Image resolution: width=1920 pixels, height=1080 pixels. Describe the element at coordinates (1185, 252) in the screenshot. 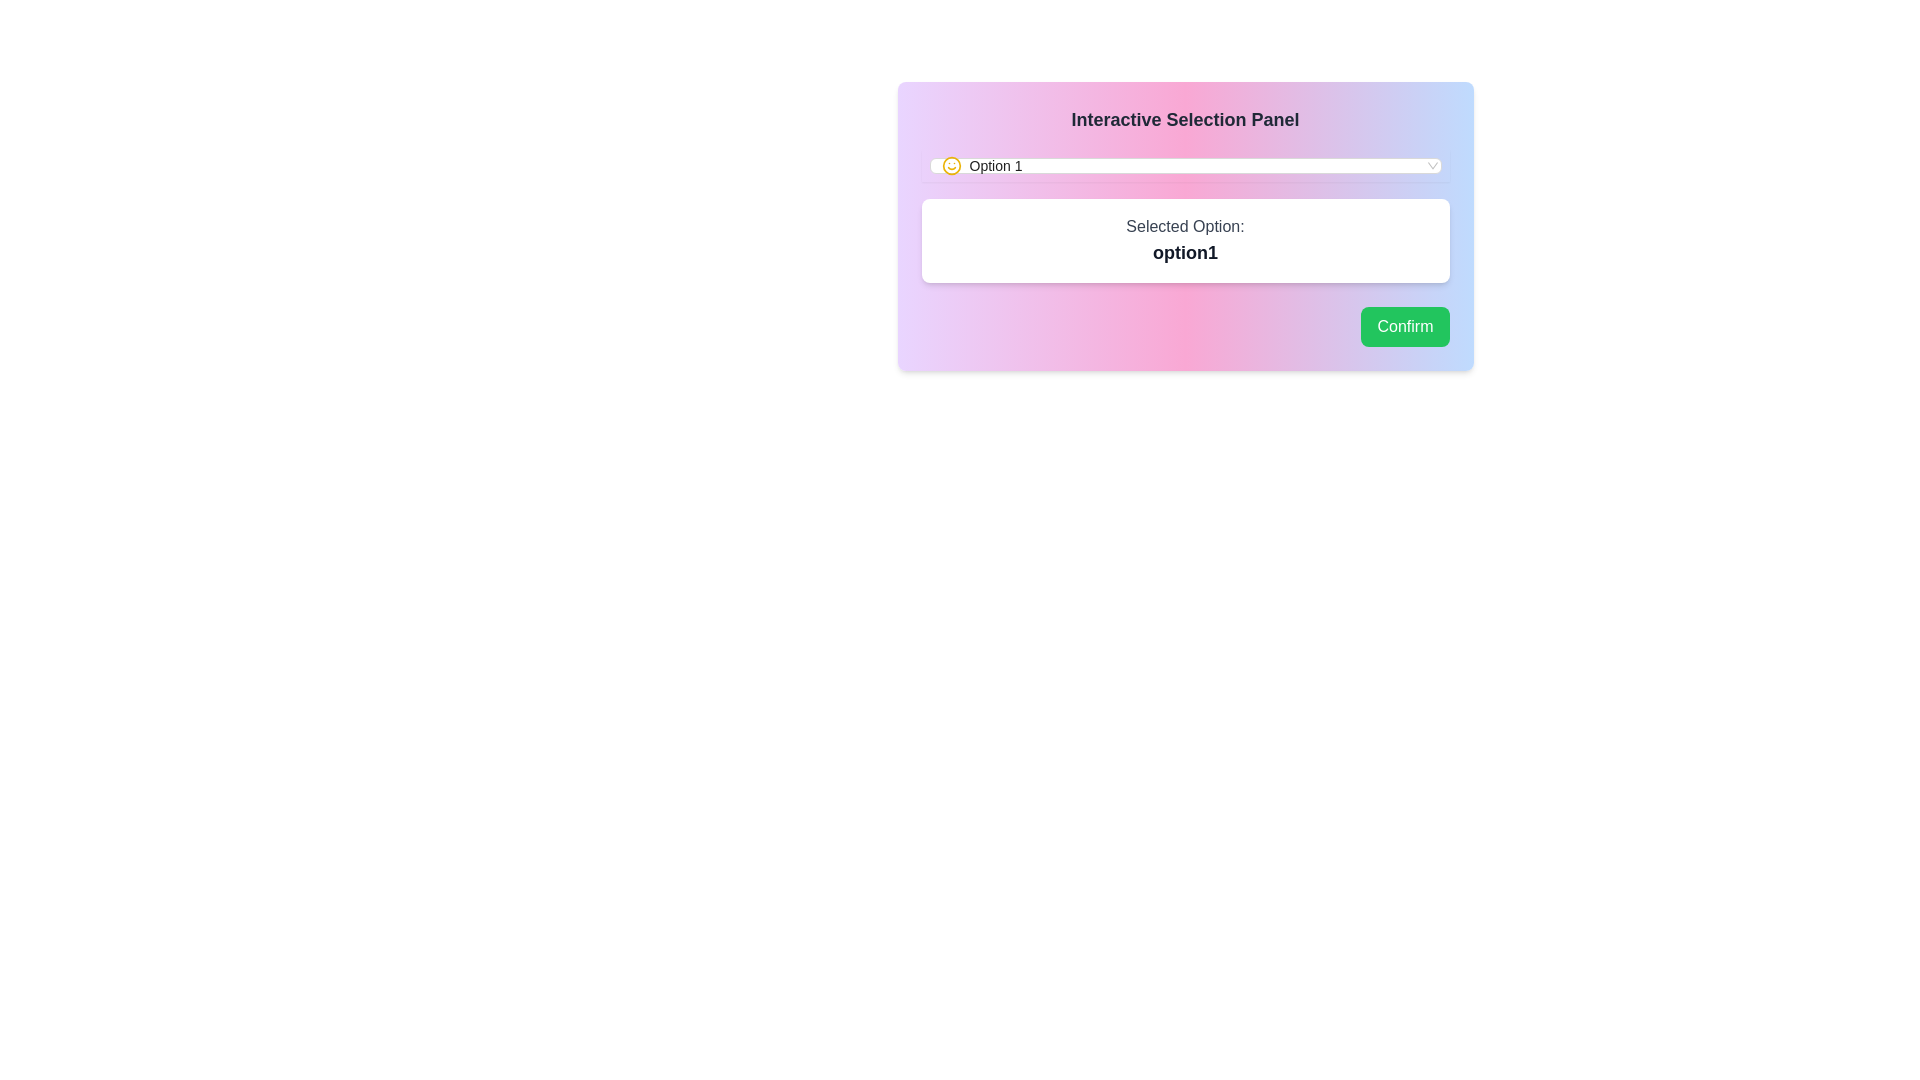

I see `text displayed in the bold and larger font within the white box under the label 'Selected Option:' to understand the currently selected option` at that location.